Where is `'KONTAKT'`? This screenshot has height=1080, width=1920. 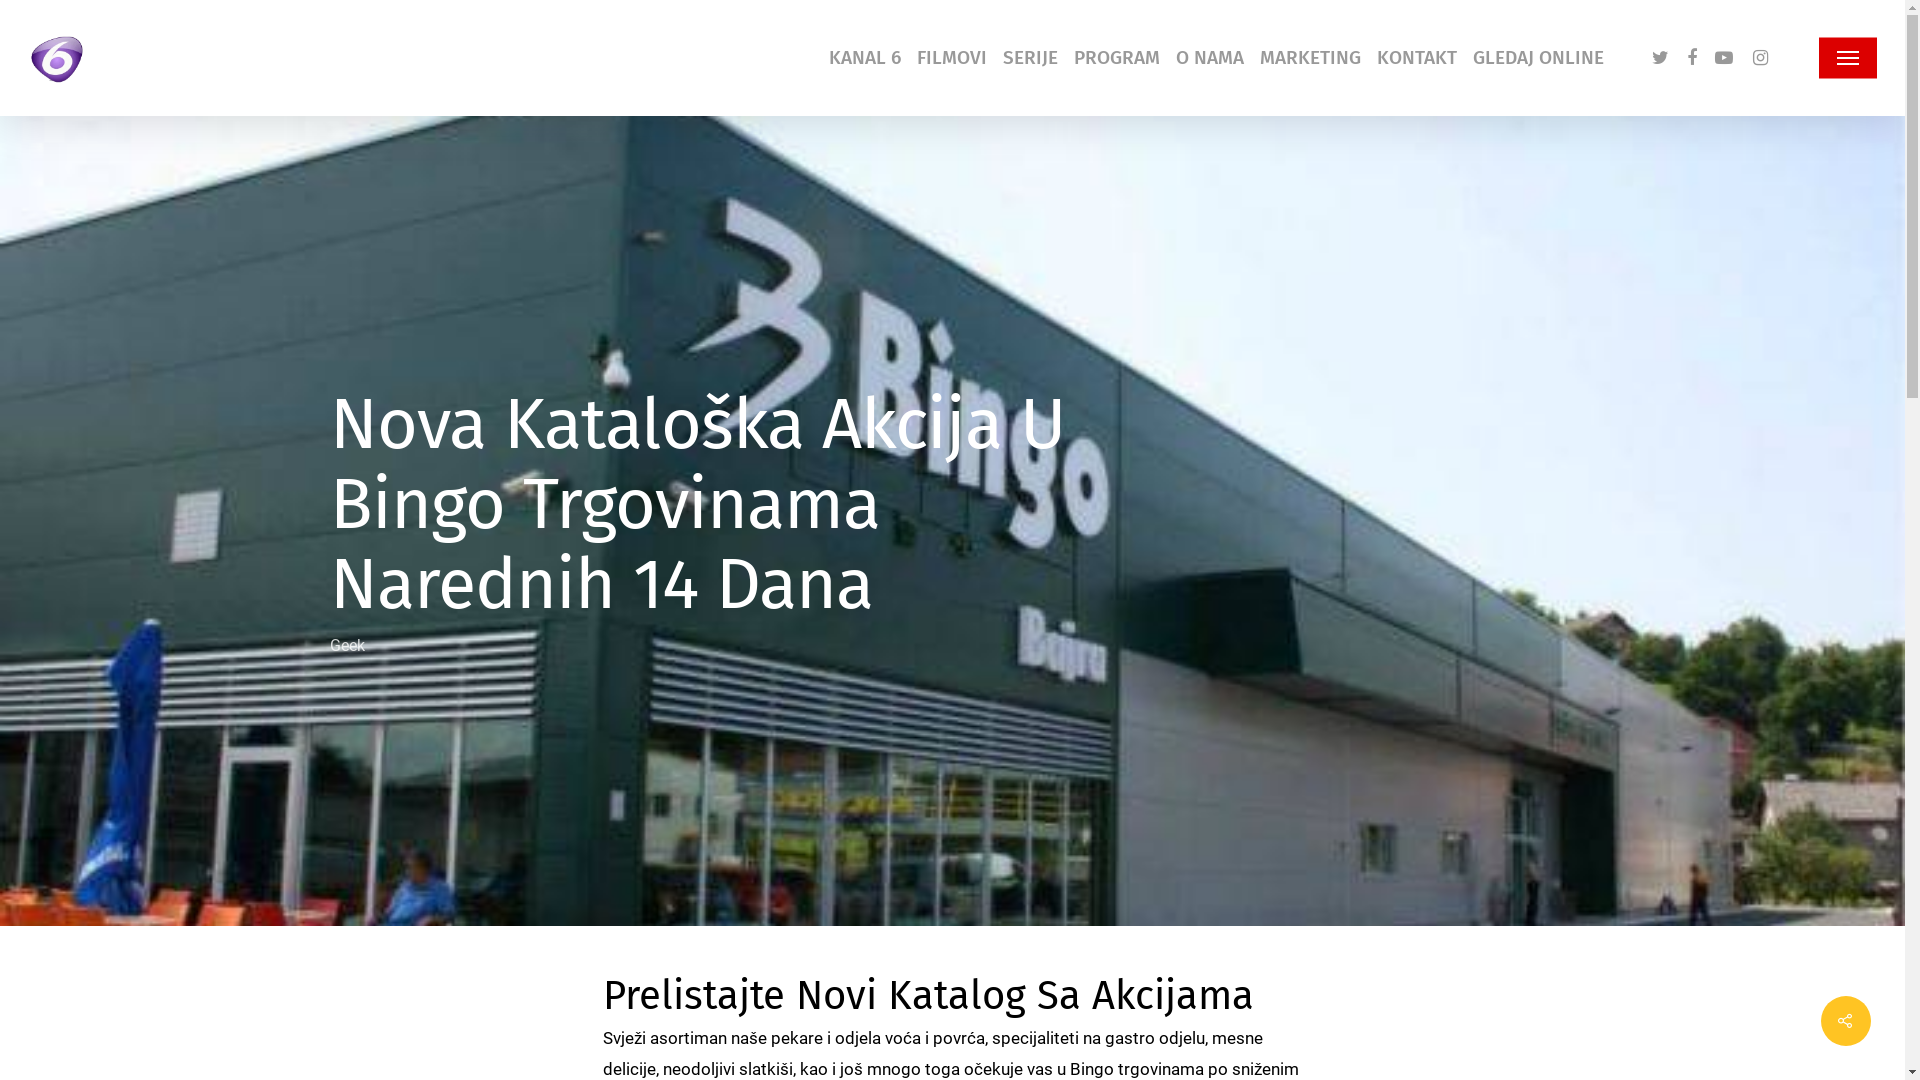
'KONTAKT' is located at coordinates (1415, 56).